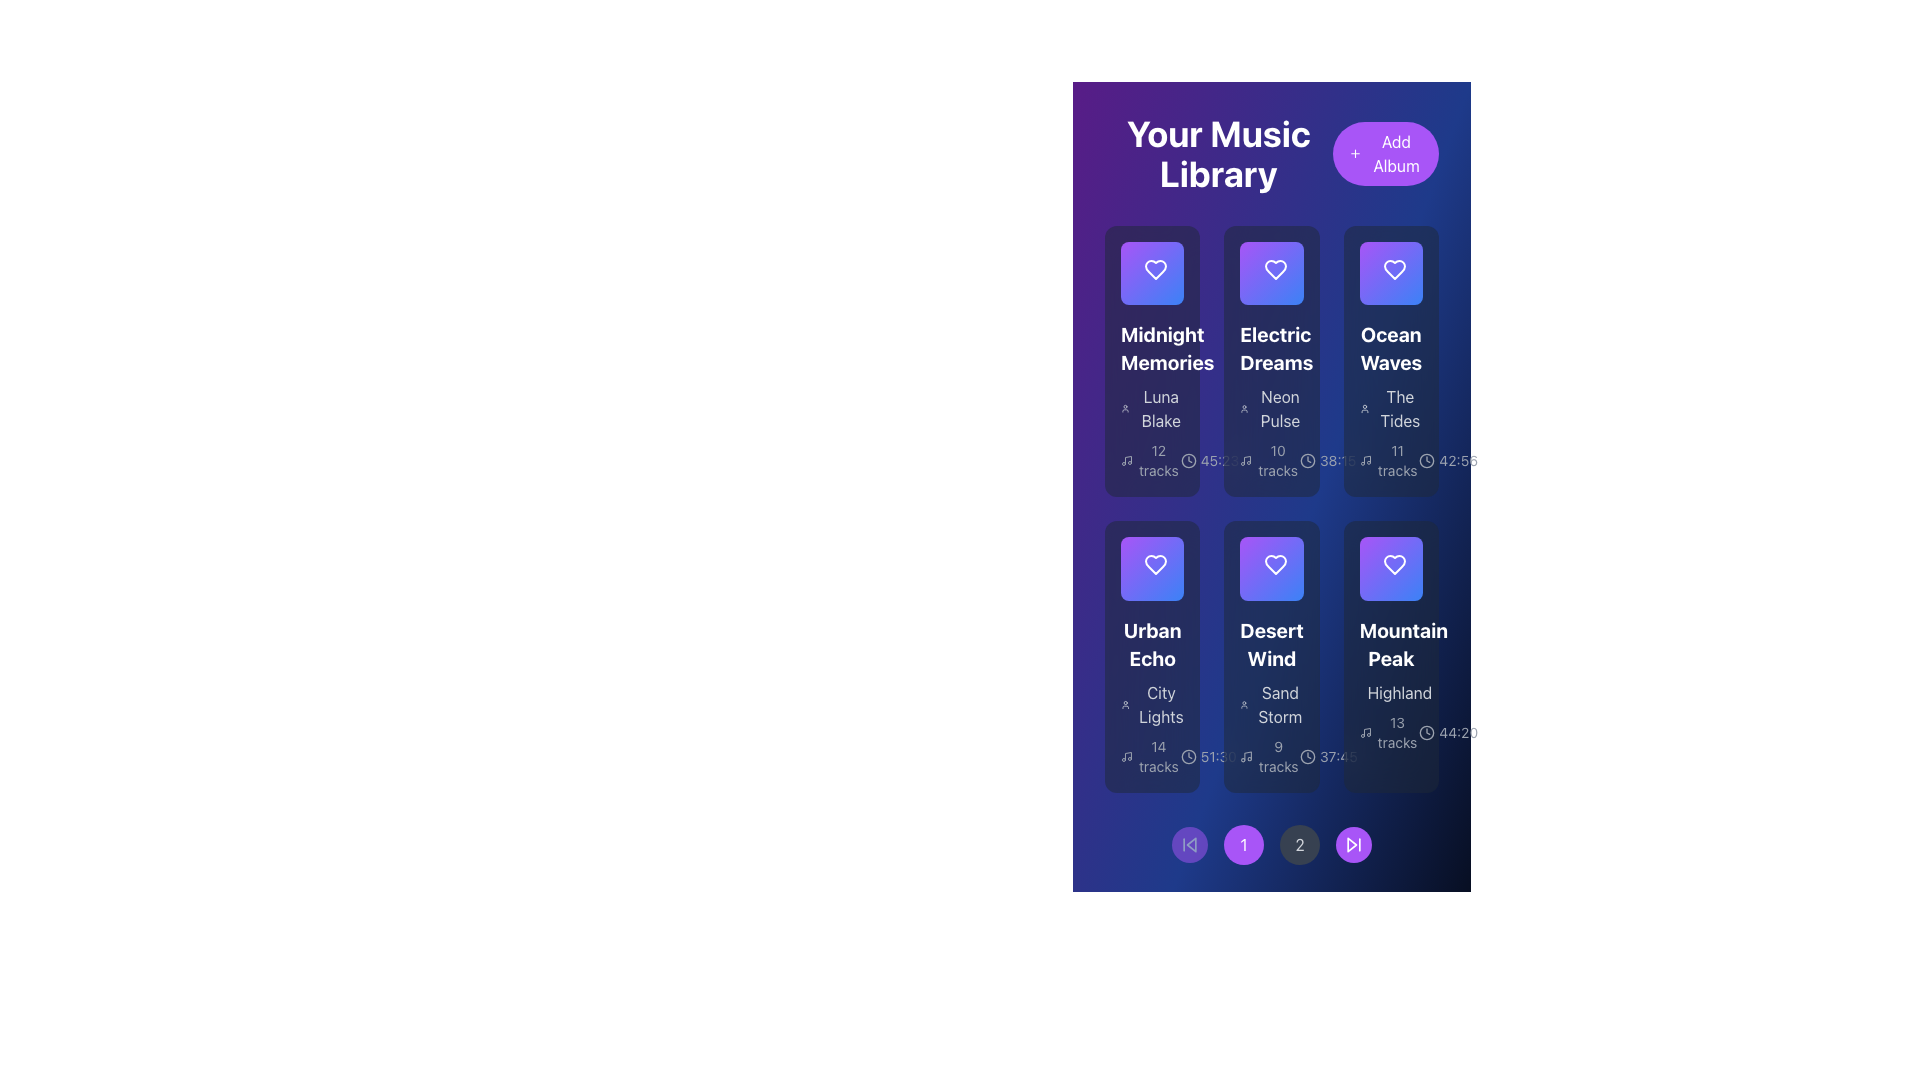  What do you see at coordinates (1271, 656) in the screenshot?
I see `the InfoCard displaying the album 'Desert Wind' for more details` at bounding box center [1271, 656].